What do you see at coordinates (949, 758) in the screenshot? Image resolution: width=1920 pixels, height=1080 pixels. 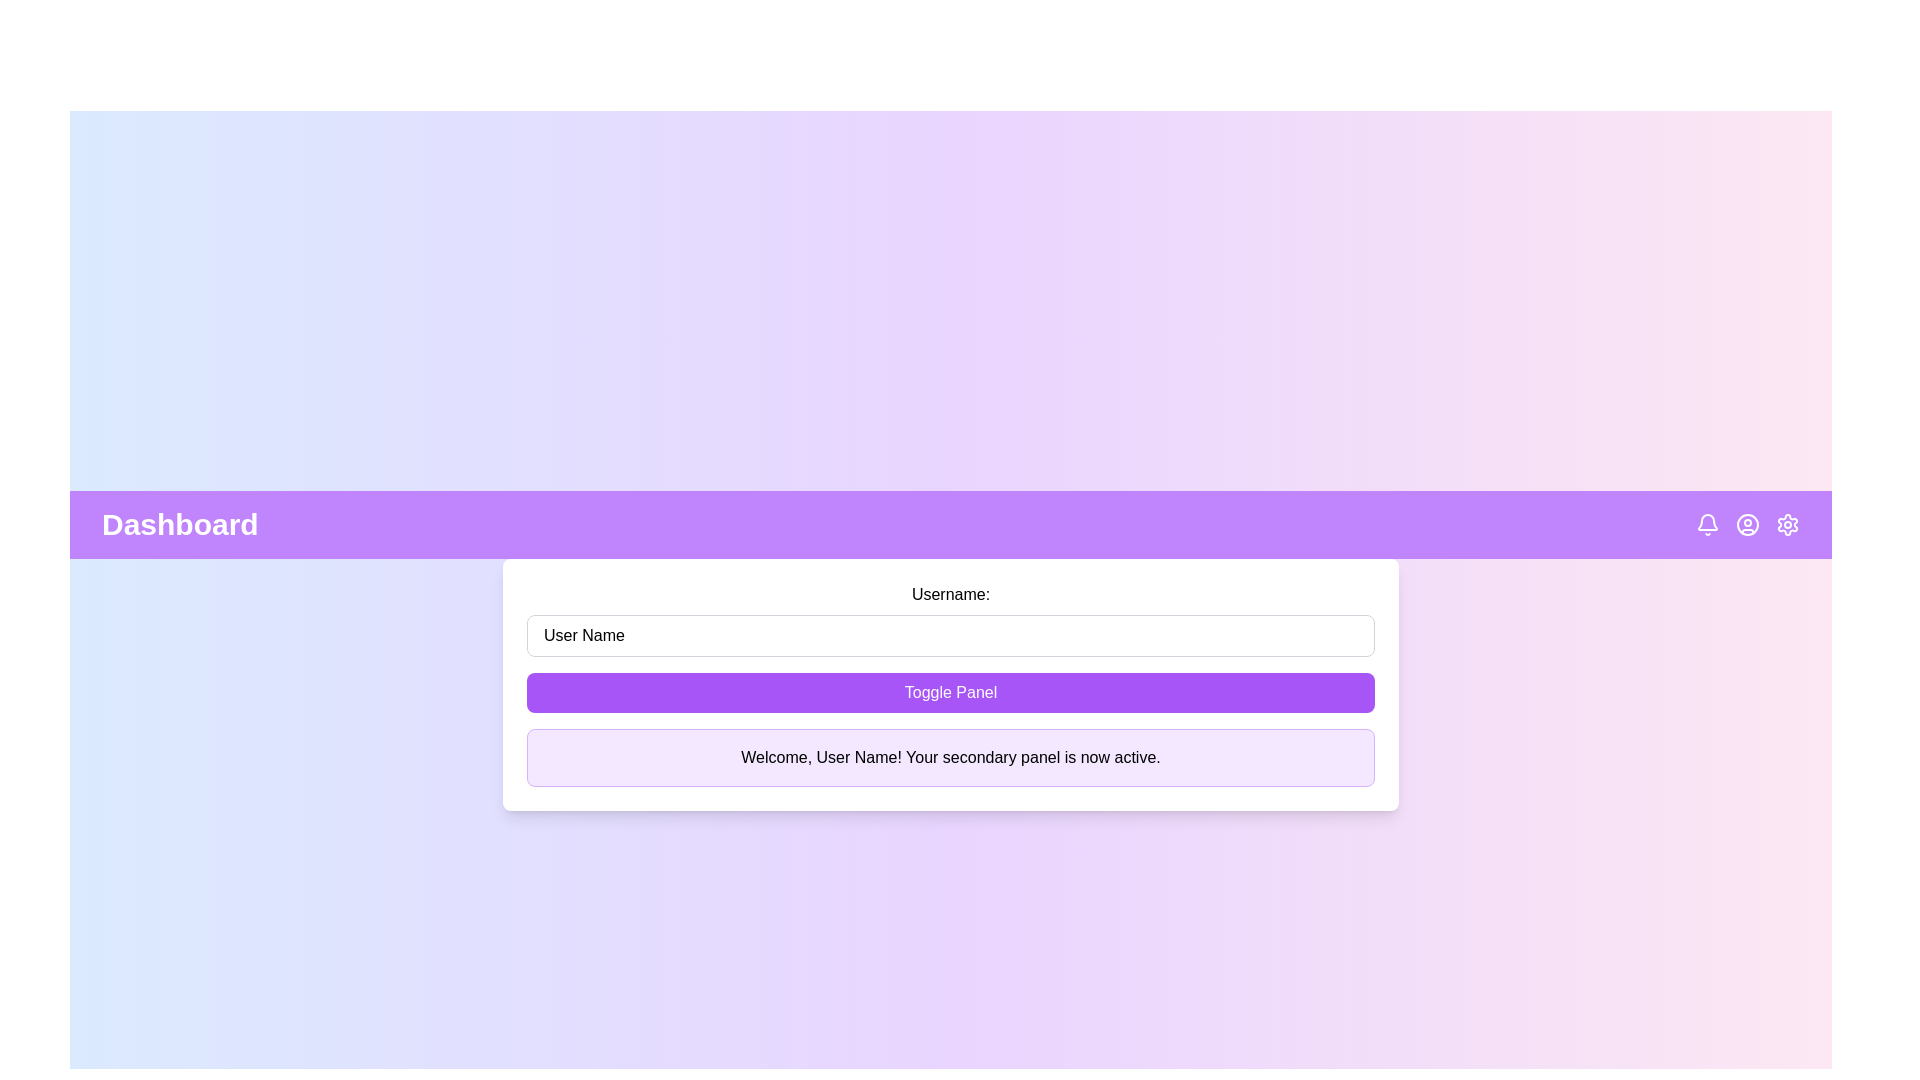 I see `text from the Text Label displaying 'Welcome, User Name! Your secondary panel is now active.' which is center-aligned within a rounded rectangle panel with a purple border` at bounding box center [949, 758].